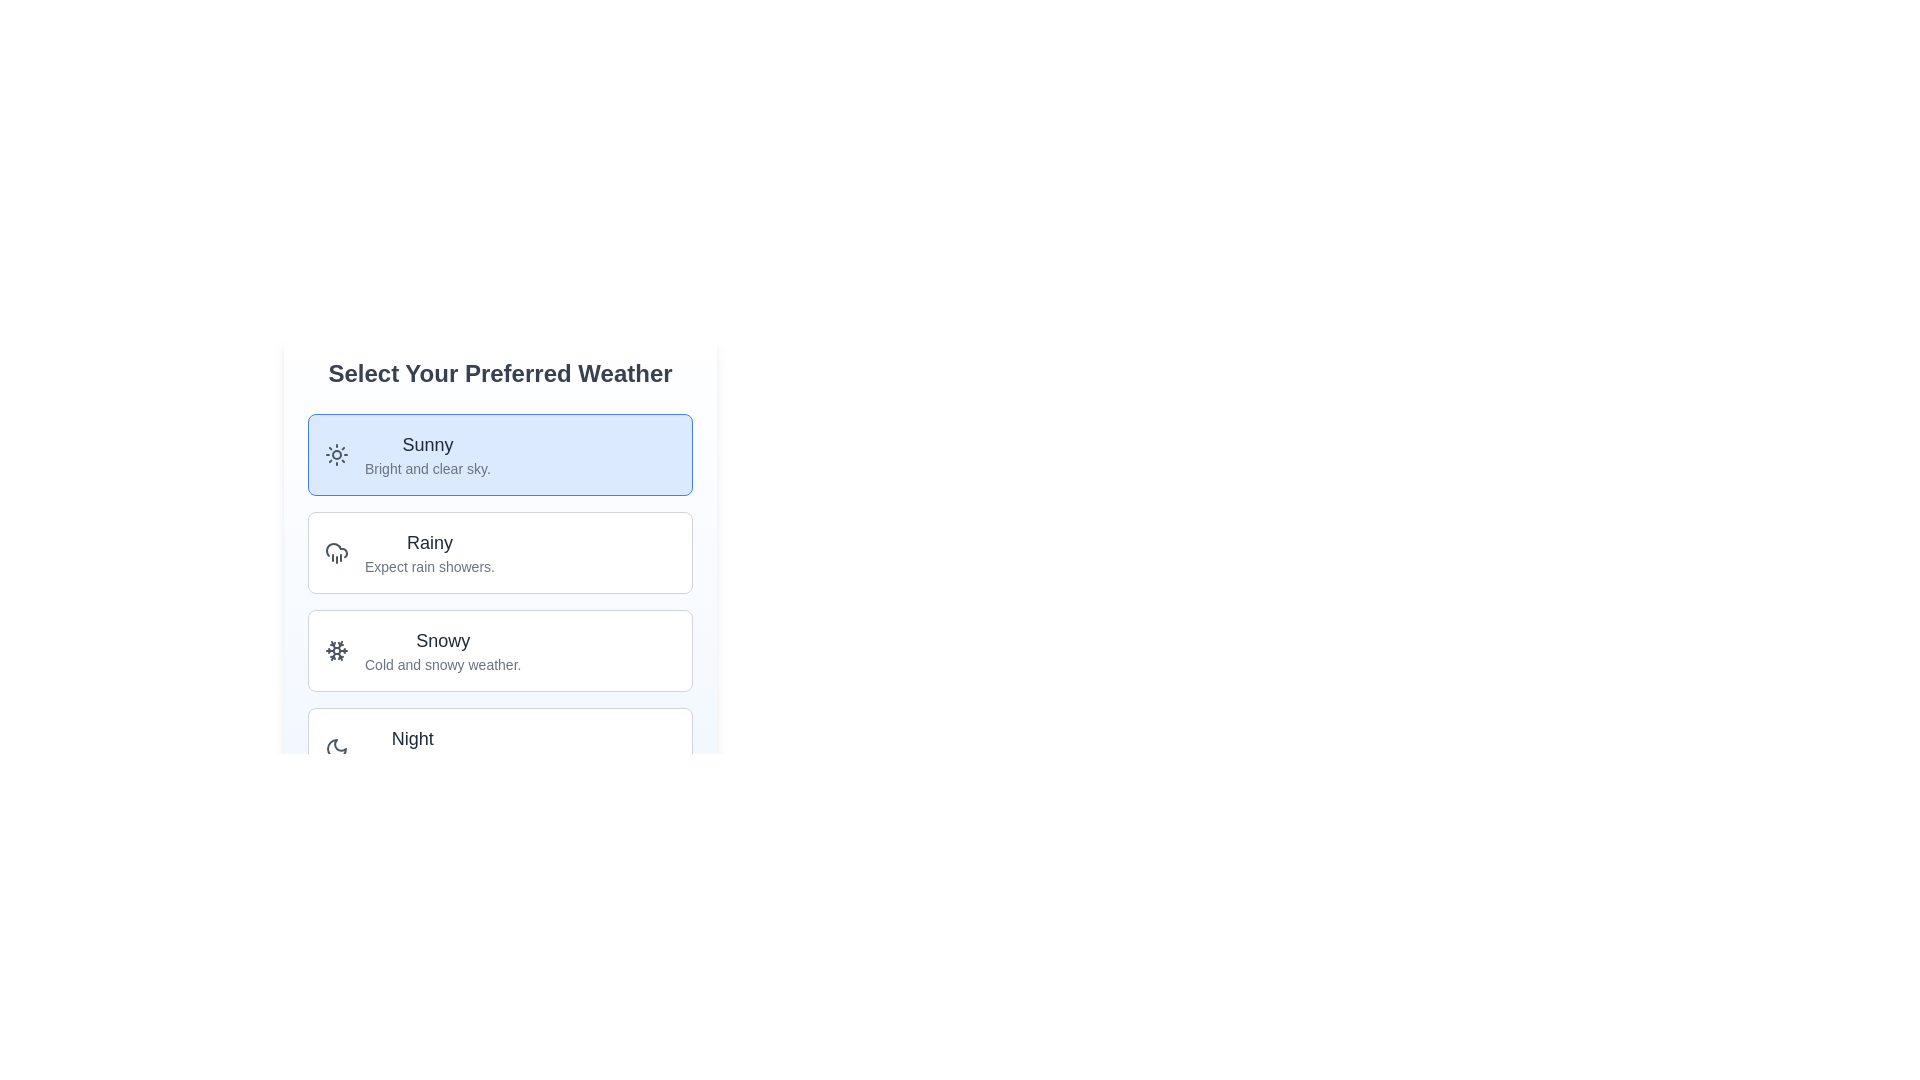 This screenshot has height=1080, width=1920. I want to click on the fifth angular branch of the snowflake icon in the weather preference selection interface, located next to the 'Snowy' option, so click(333, 655).